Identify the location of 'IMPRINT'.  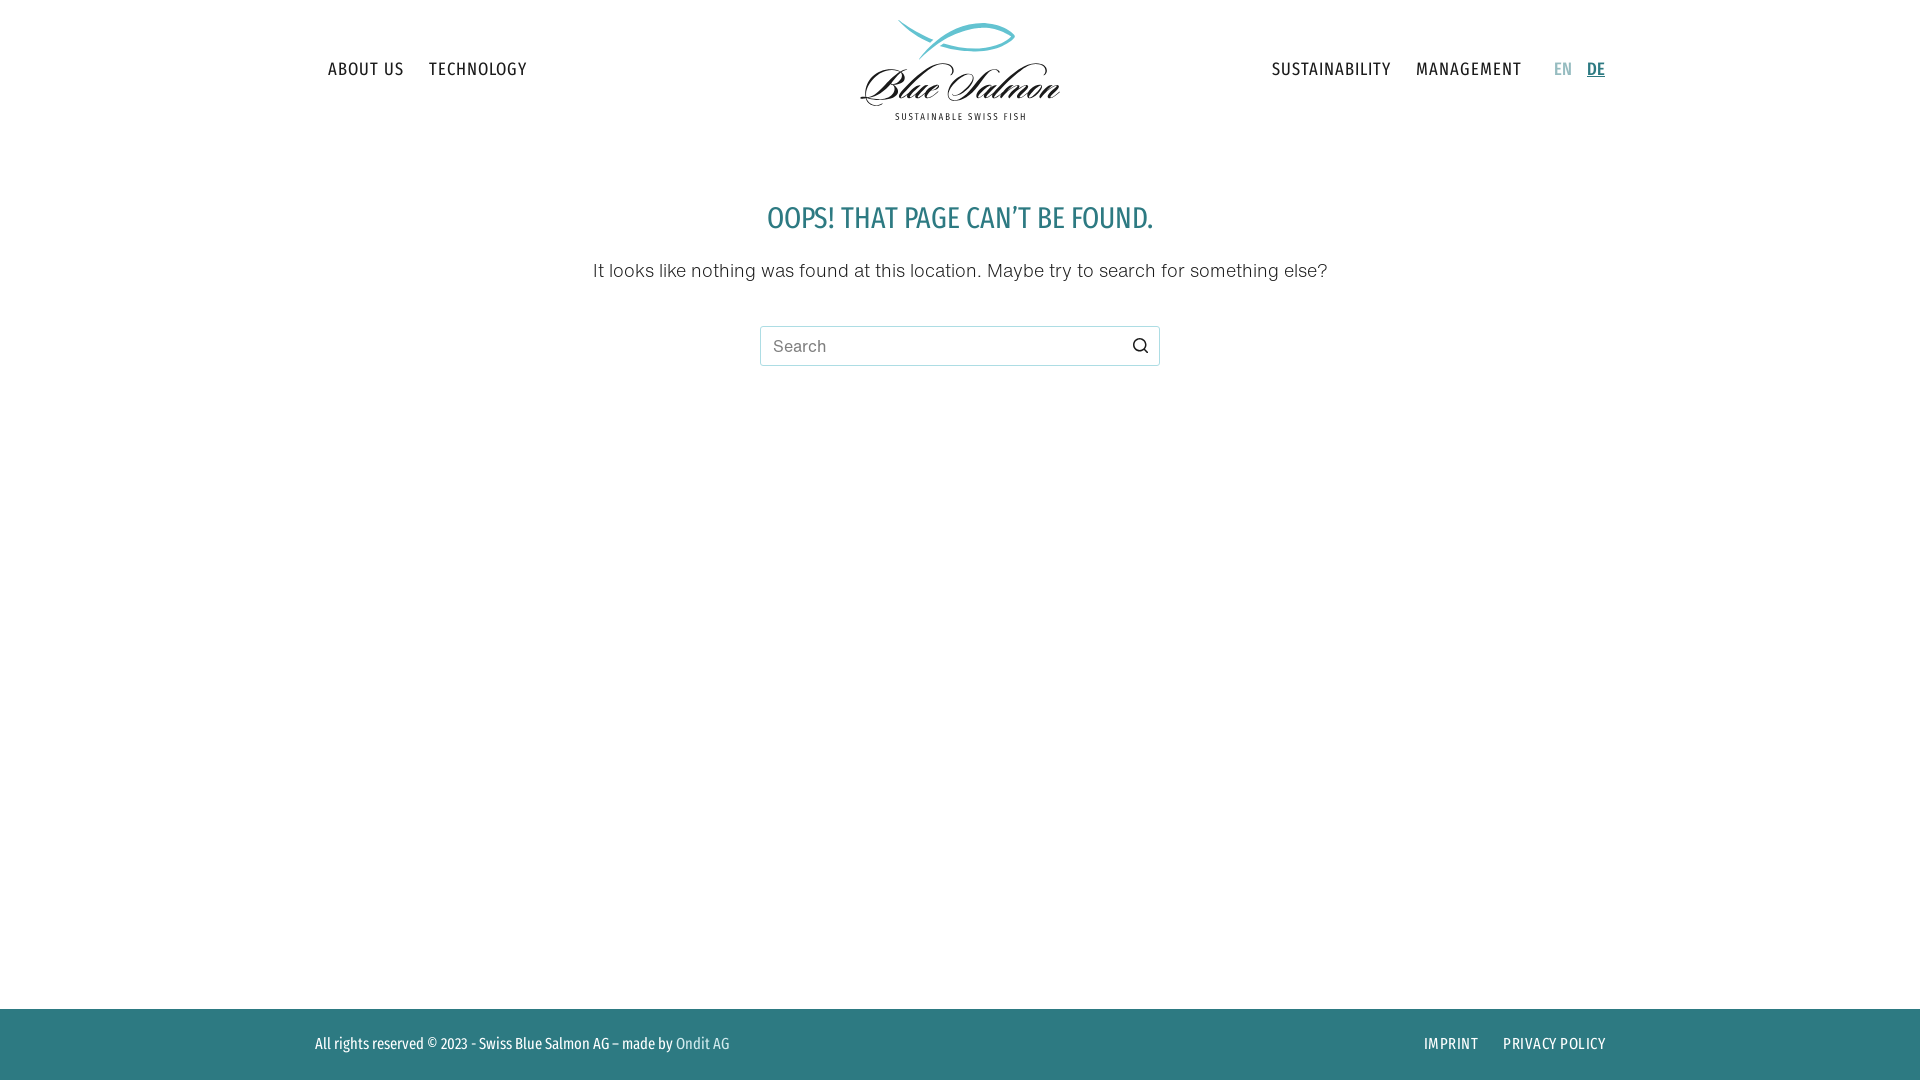
(1450, 1043).